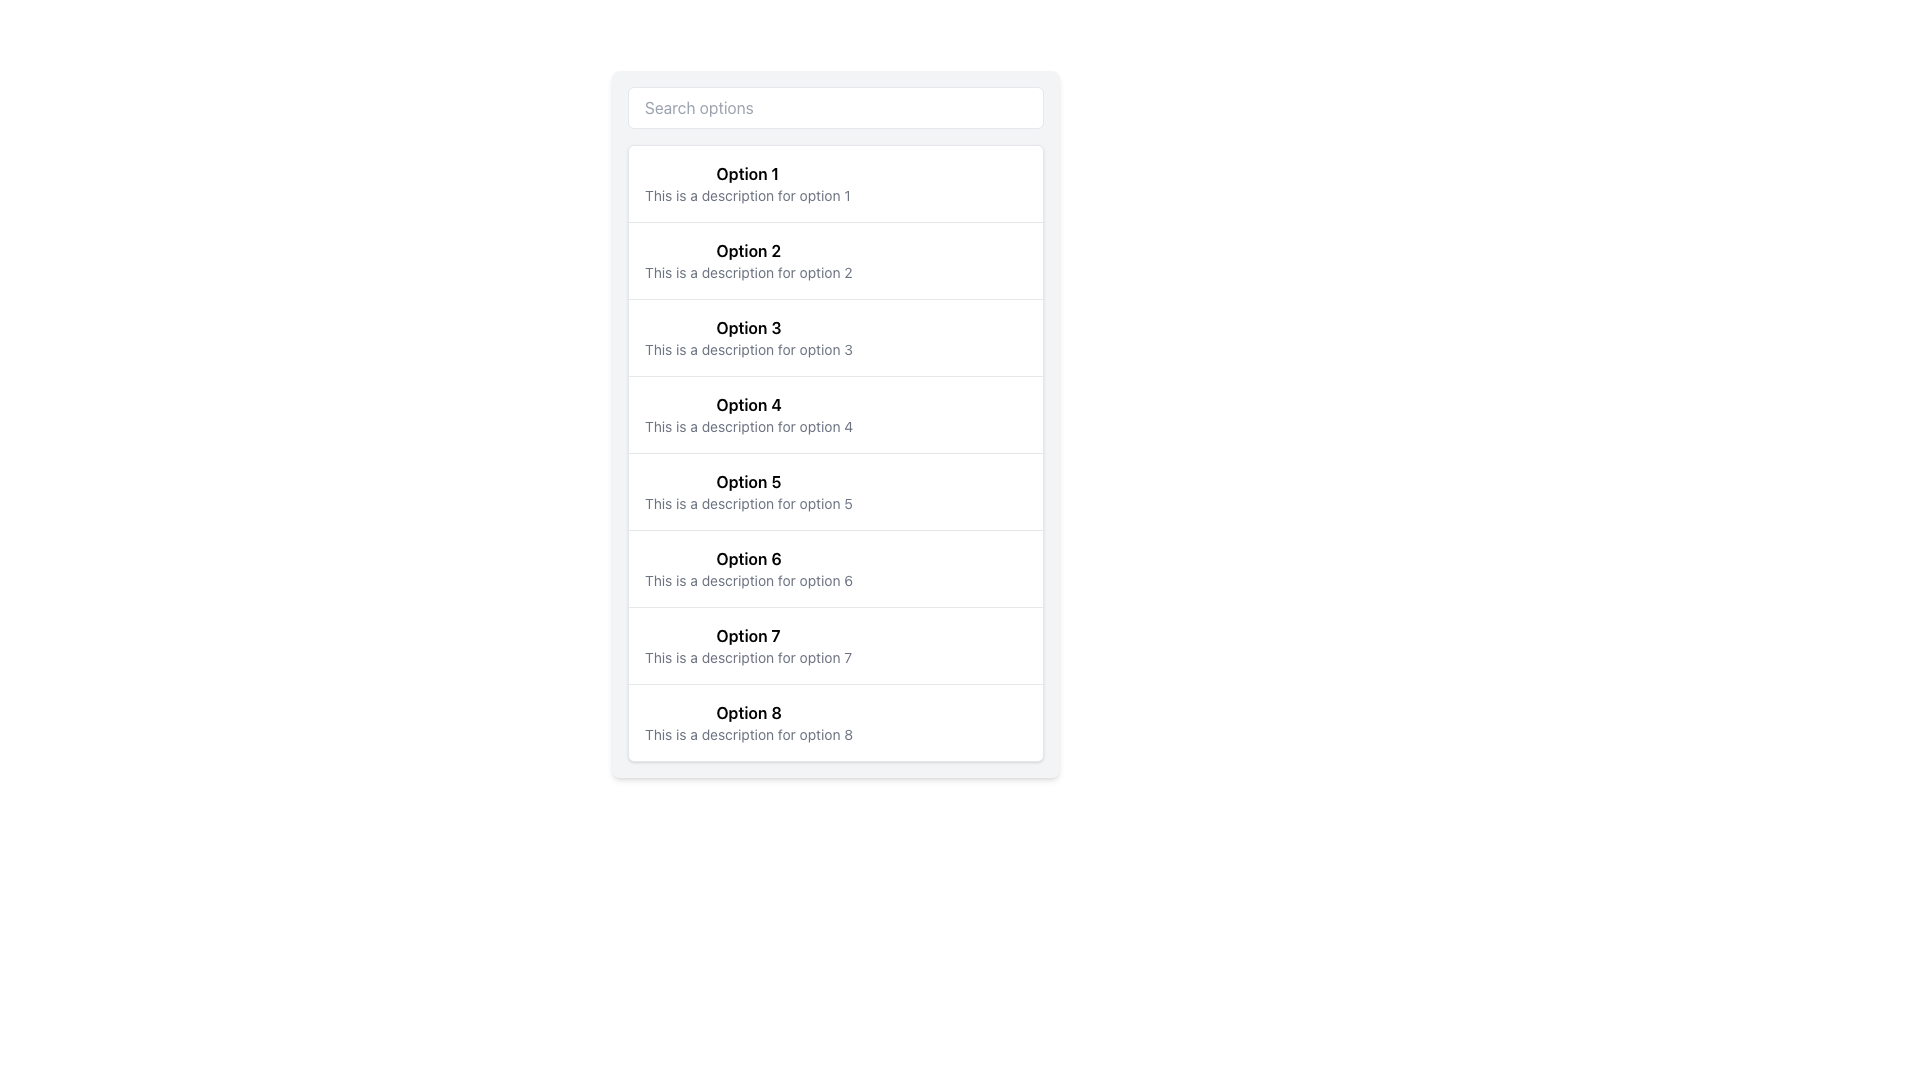 Image resolution: width=1920 pixels, height=1080 pixels. Describe the element at coordinates (835, 644) in the screenshot. I see `the List Item titled 'Option 7', which features a bold title and a smaller gray description, positioned in a vertical list between 'Option 6' and 'Option 8'` at that location.